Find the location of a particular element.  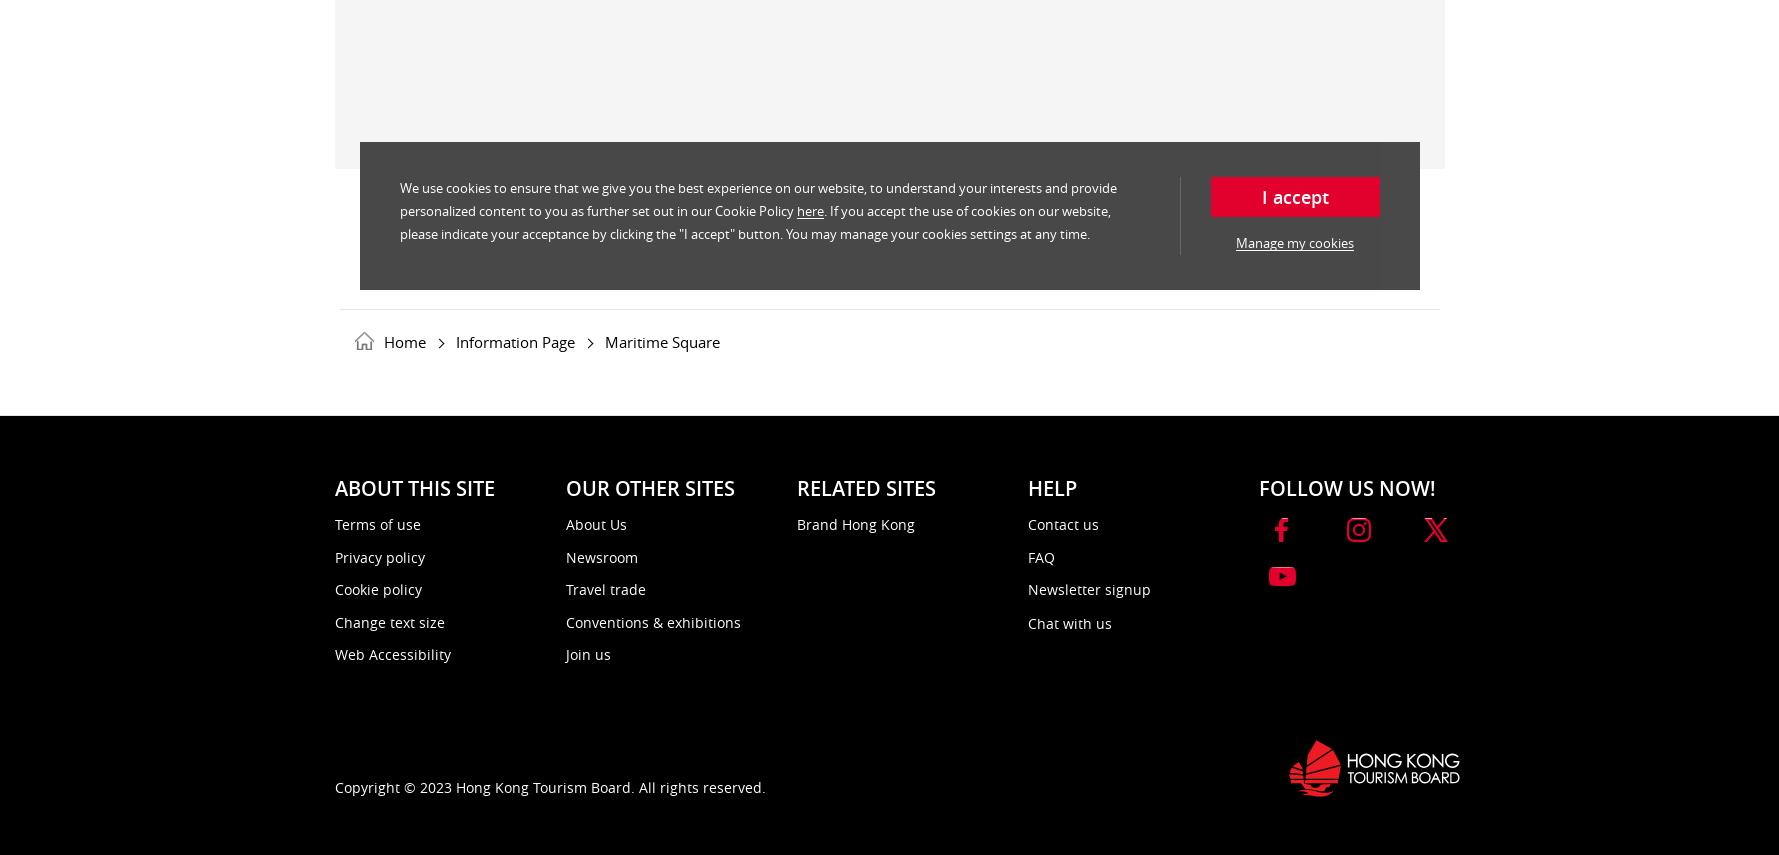

'OUR OTHER SITES' is located at coordinates (648, 488).